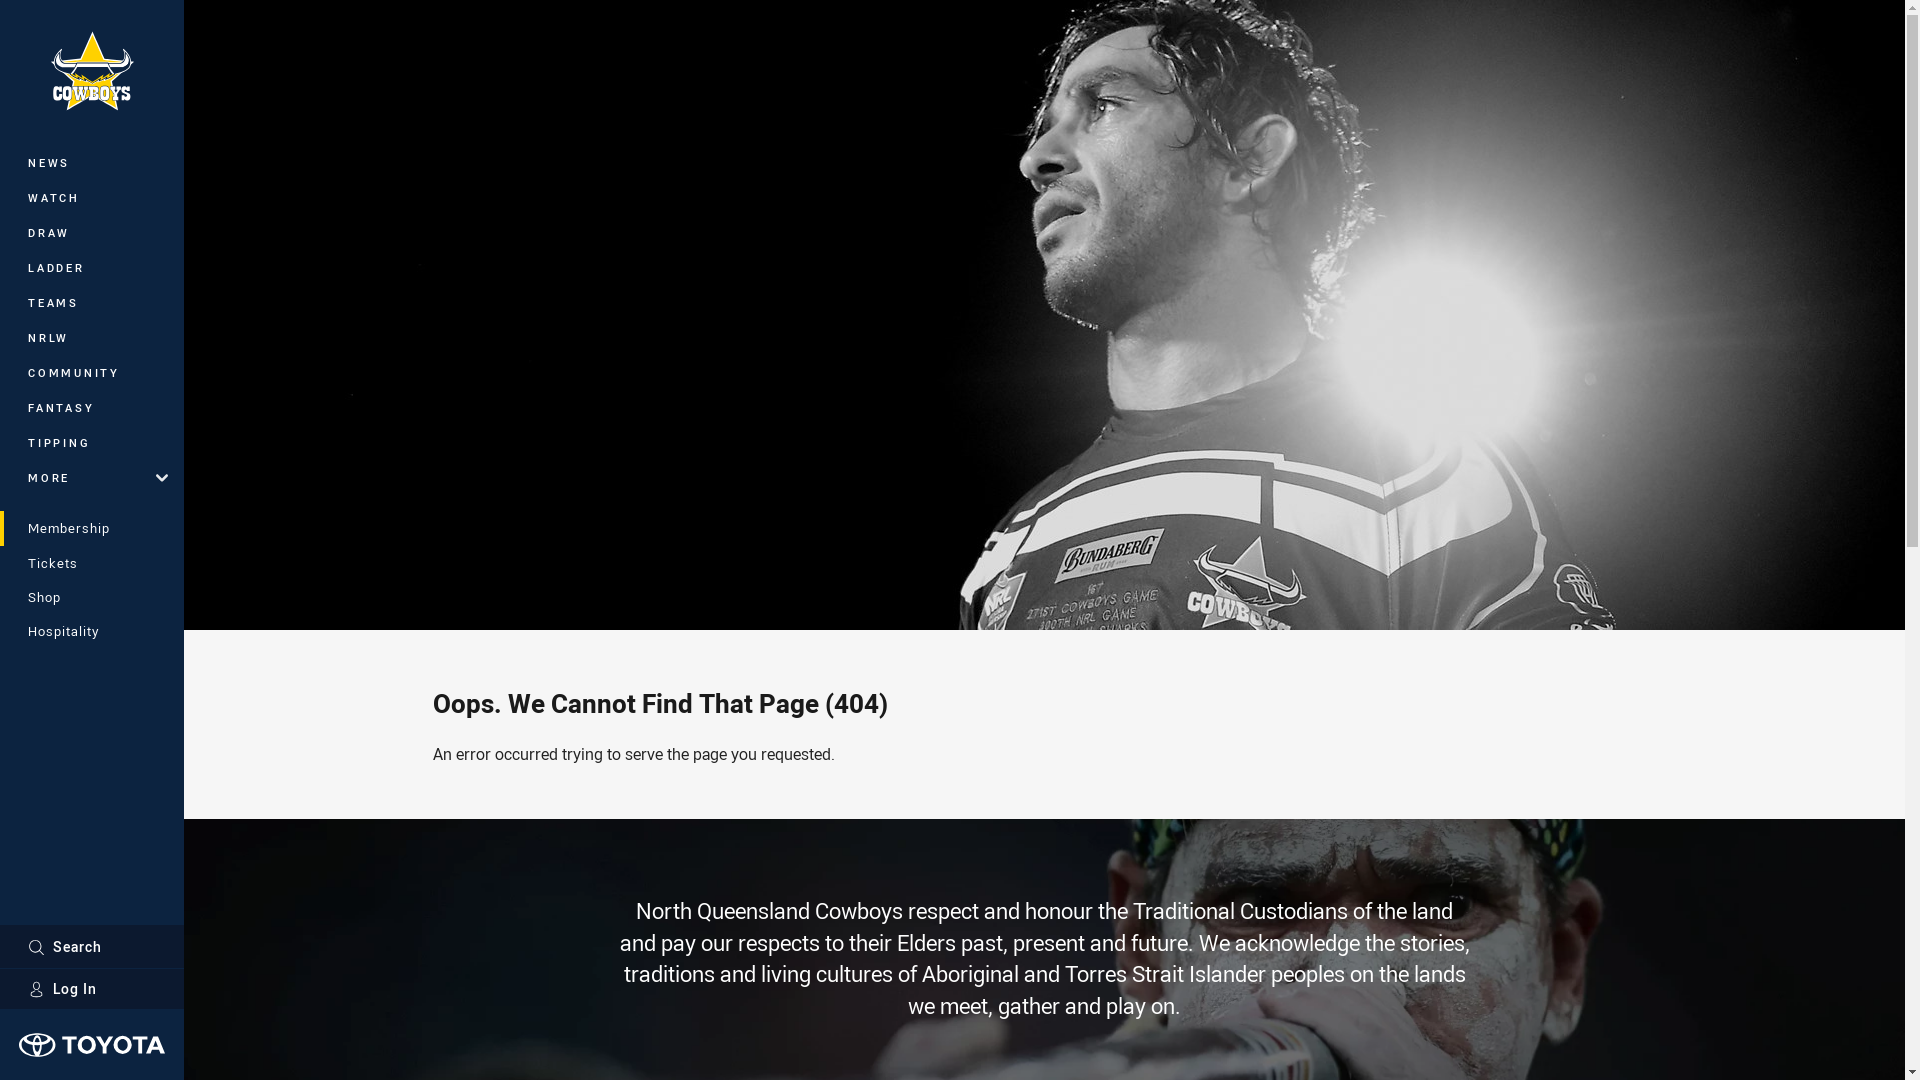 The height and width of the screenshot is (1080, 1920). I want to click on 'FANTASY', so click(90, 406).